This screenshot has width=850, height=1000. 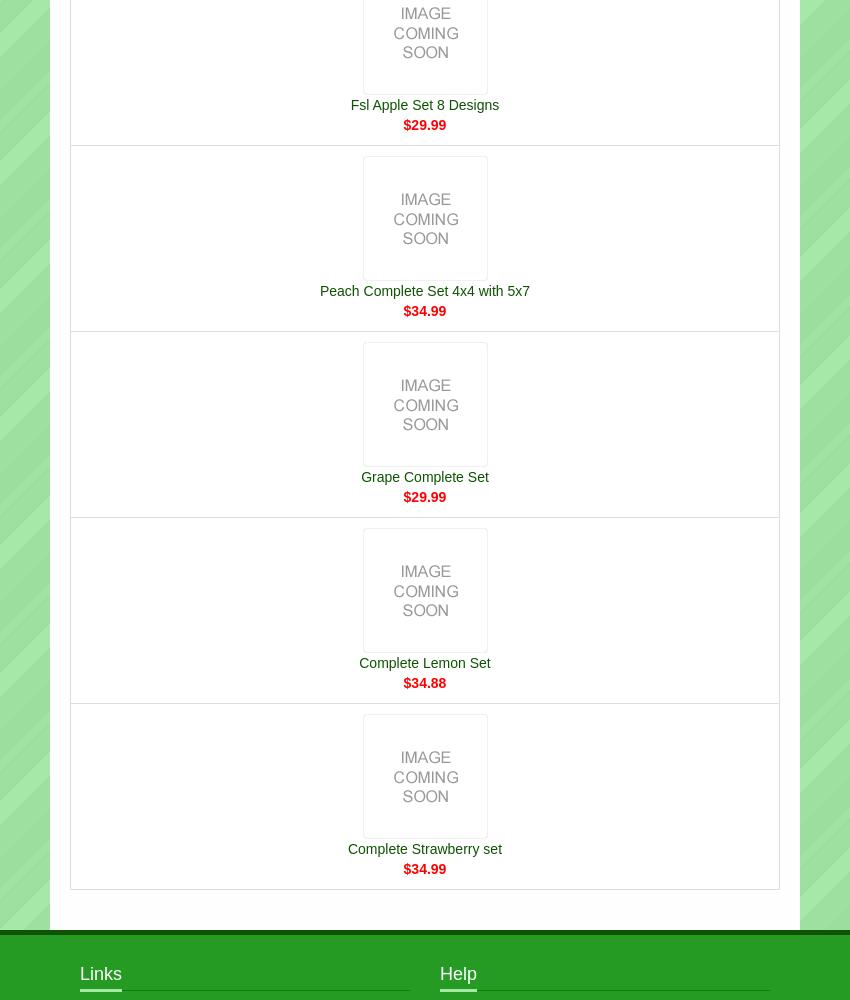 I want to click on 'Links', so click(x=79, y=972).